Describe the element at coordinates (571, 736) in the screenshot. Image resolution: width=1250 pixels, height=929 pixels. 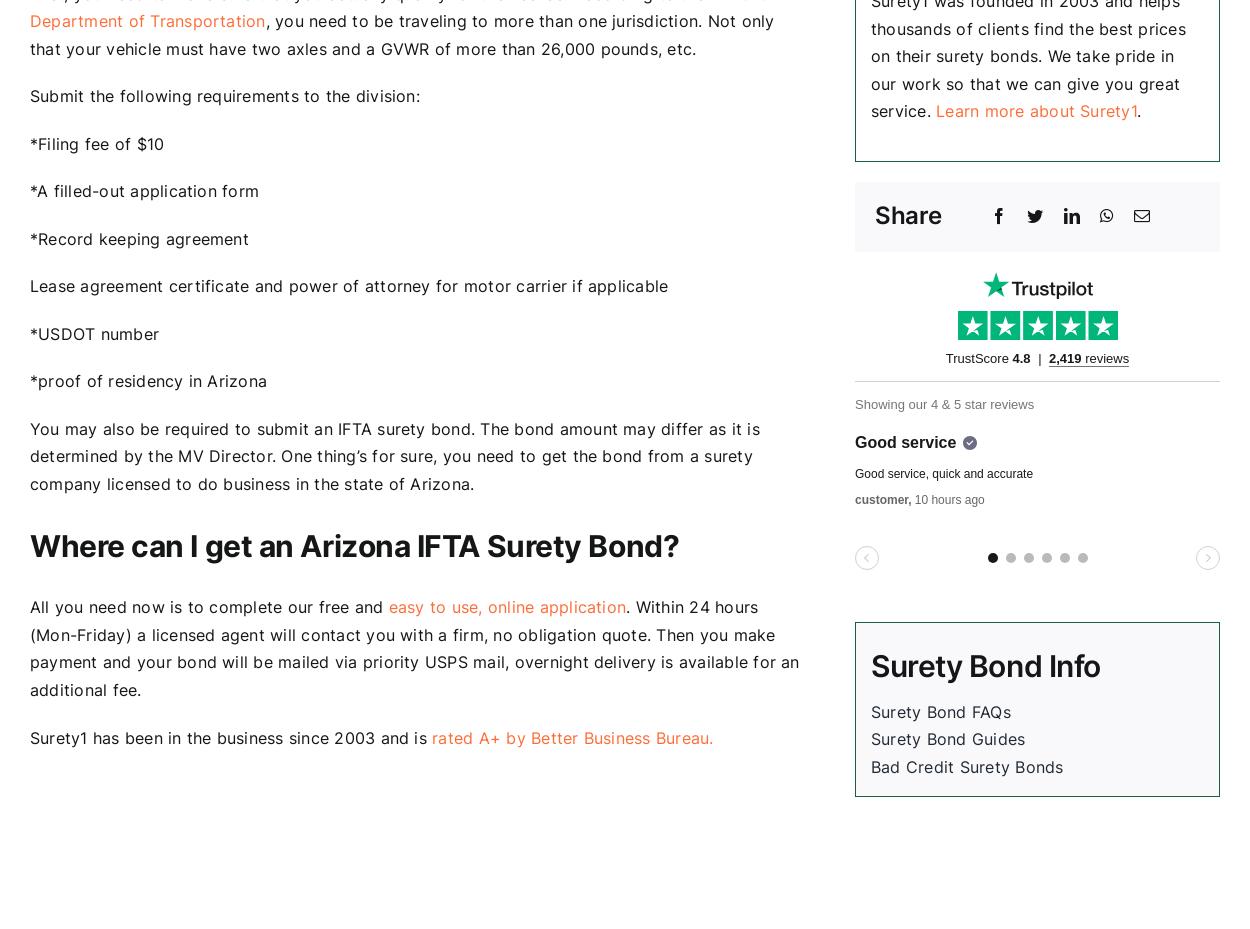
I see `'rated A+ by Better Business Bureau.'` at that location.